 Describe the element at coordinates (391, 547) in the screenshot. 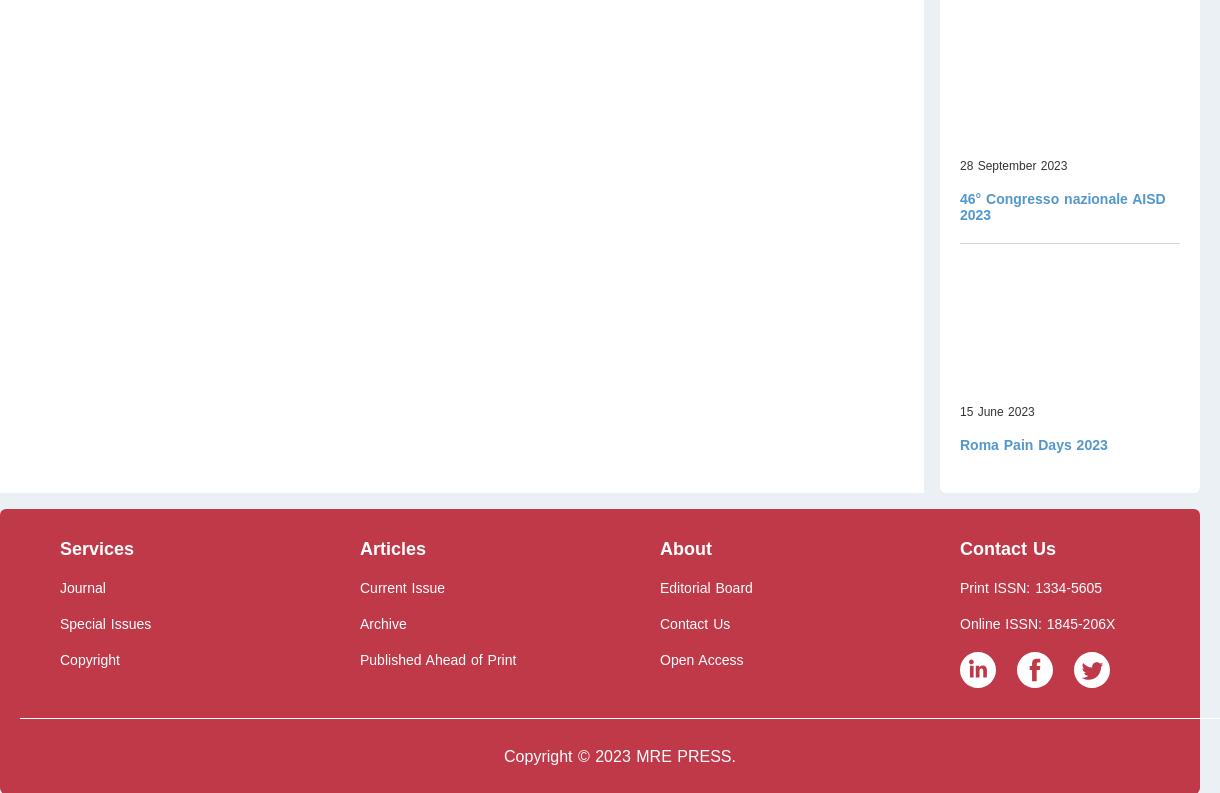

I see `'Articles'` at that location.